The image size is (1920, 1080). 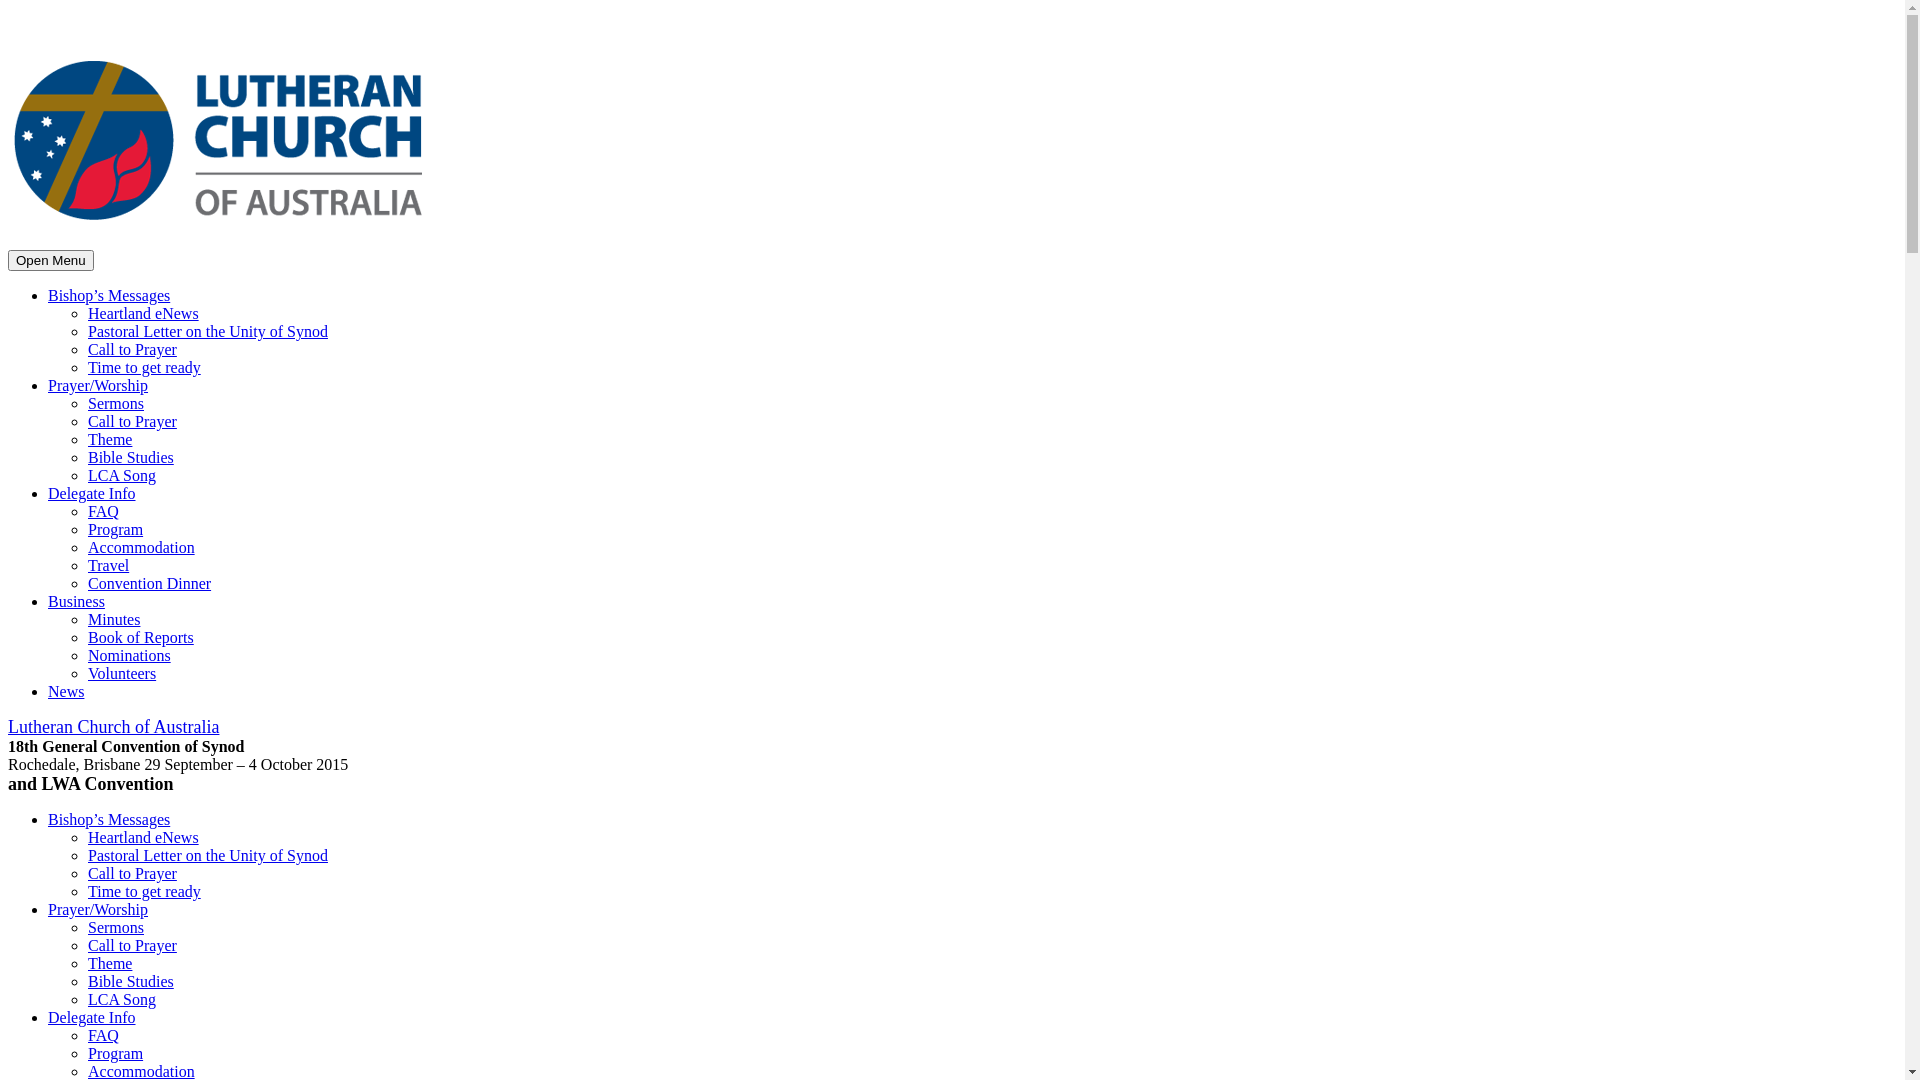 I want to click on 'Travel', so click(x=107, y=565).